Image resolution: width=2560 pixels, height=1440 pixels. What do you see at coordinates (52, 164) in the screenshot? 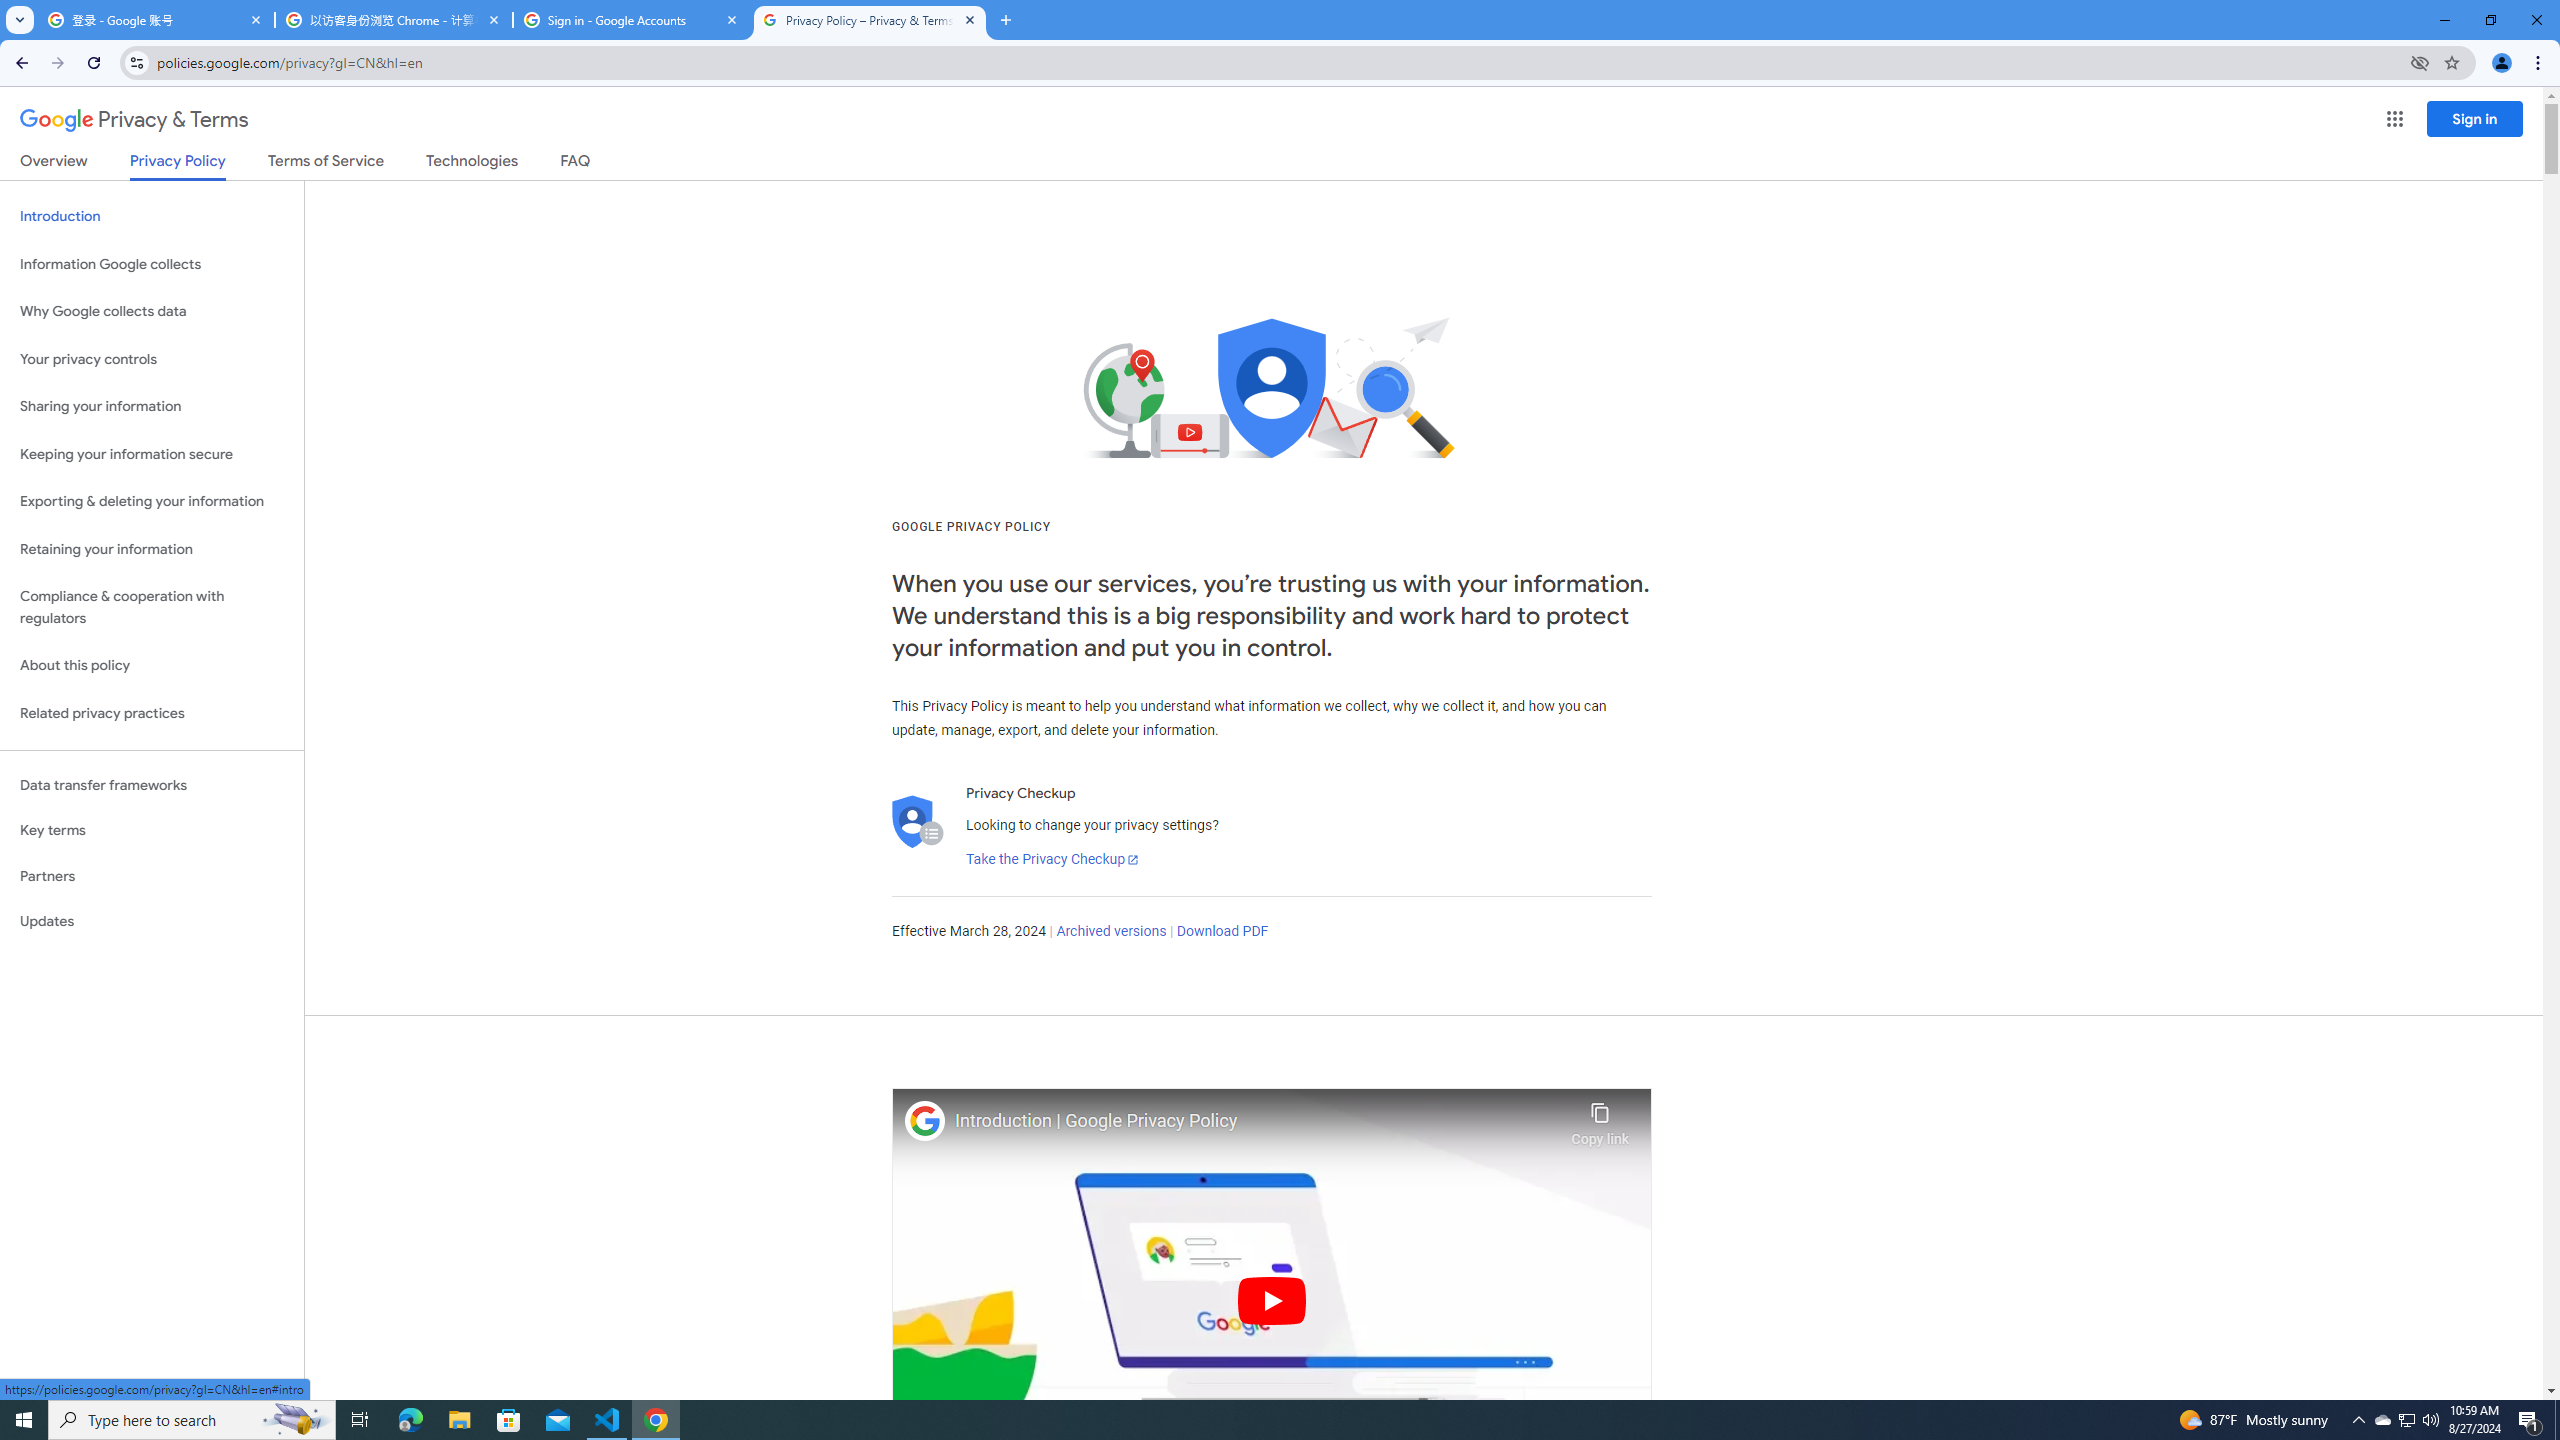
I see `'Overview'` at bounding box center [52, 164].